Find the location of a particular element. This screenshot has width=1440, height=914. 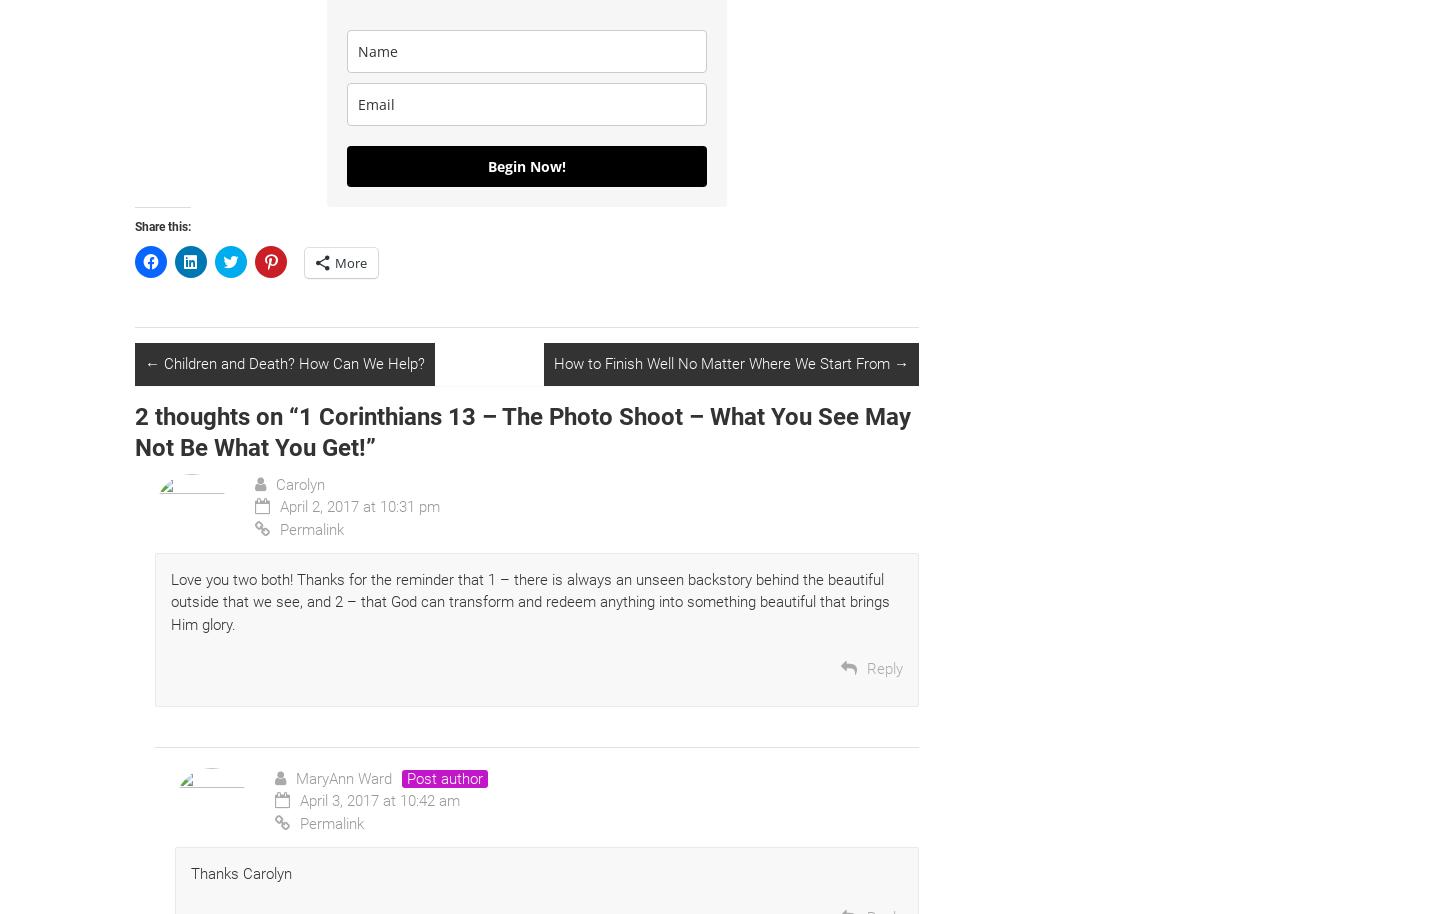

'Thanks Carolyn' is located at coordinates (240, 871).